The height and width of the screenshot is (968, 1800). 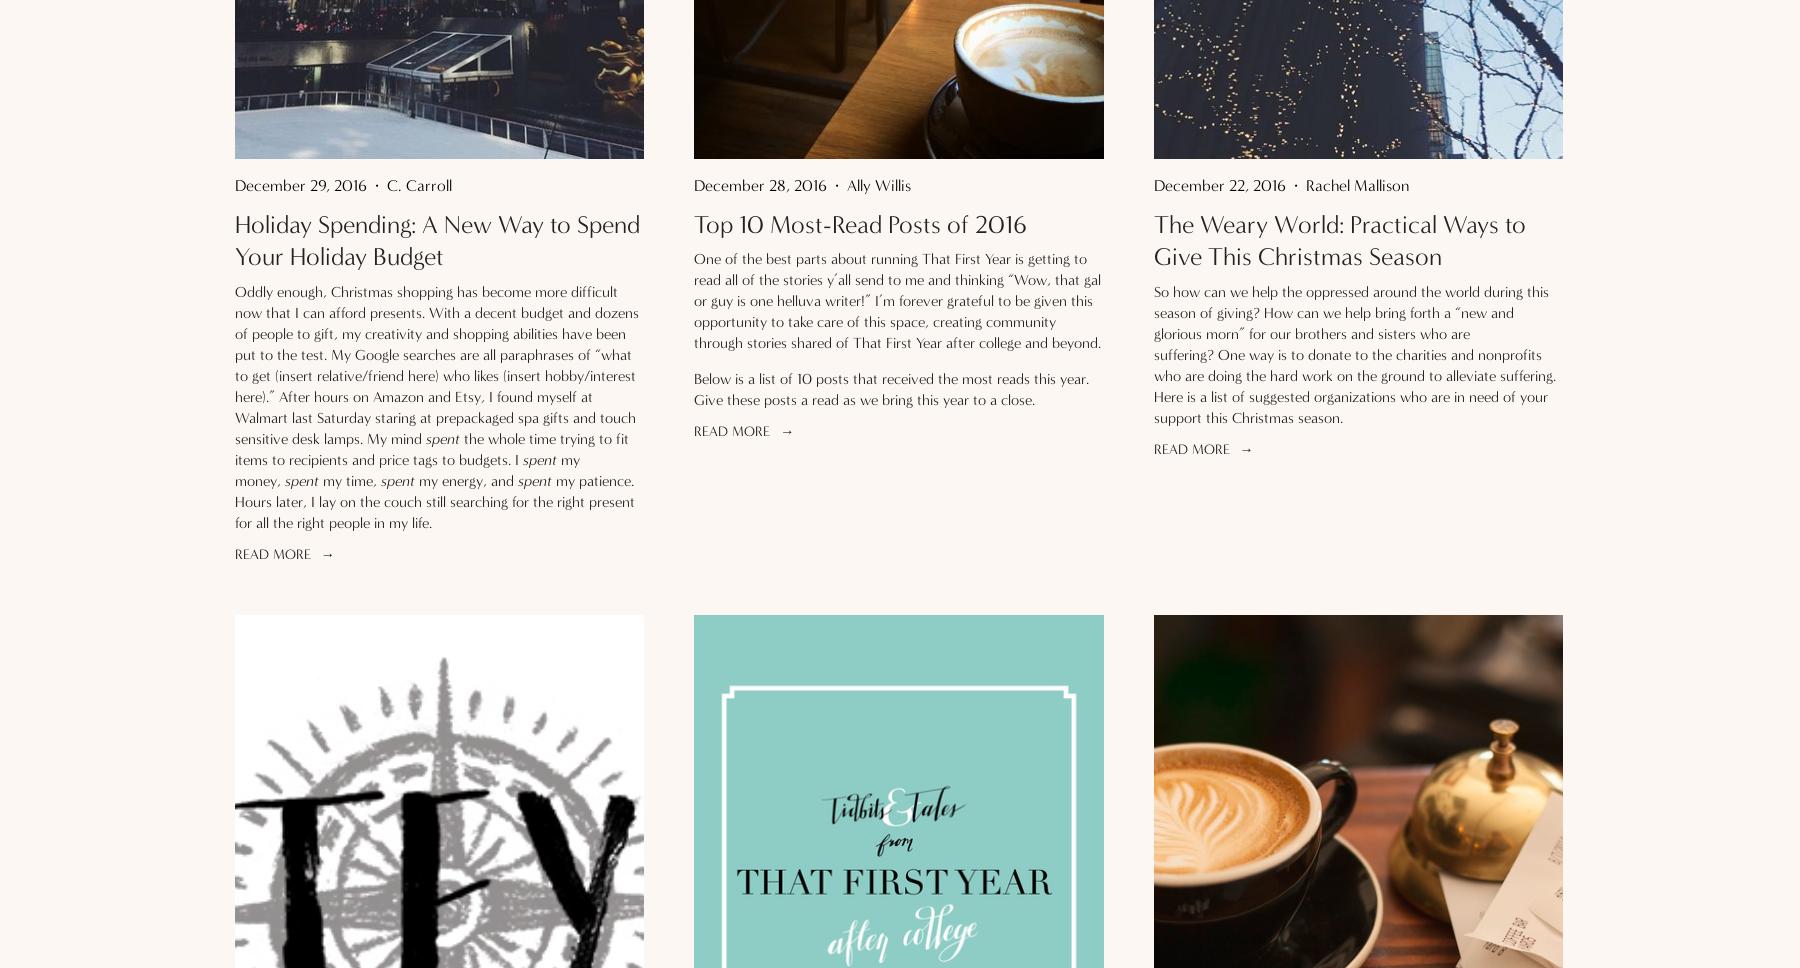 I want to click on 'December 22, 2016', so click(x=1217, y=185).